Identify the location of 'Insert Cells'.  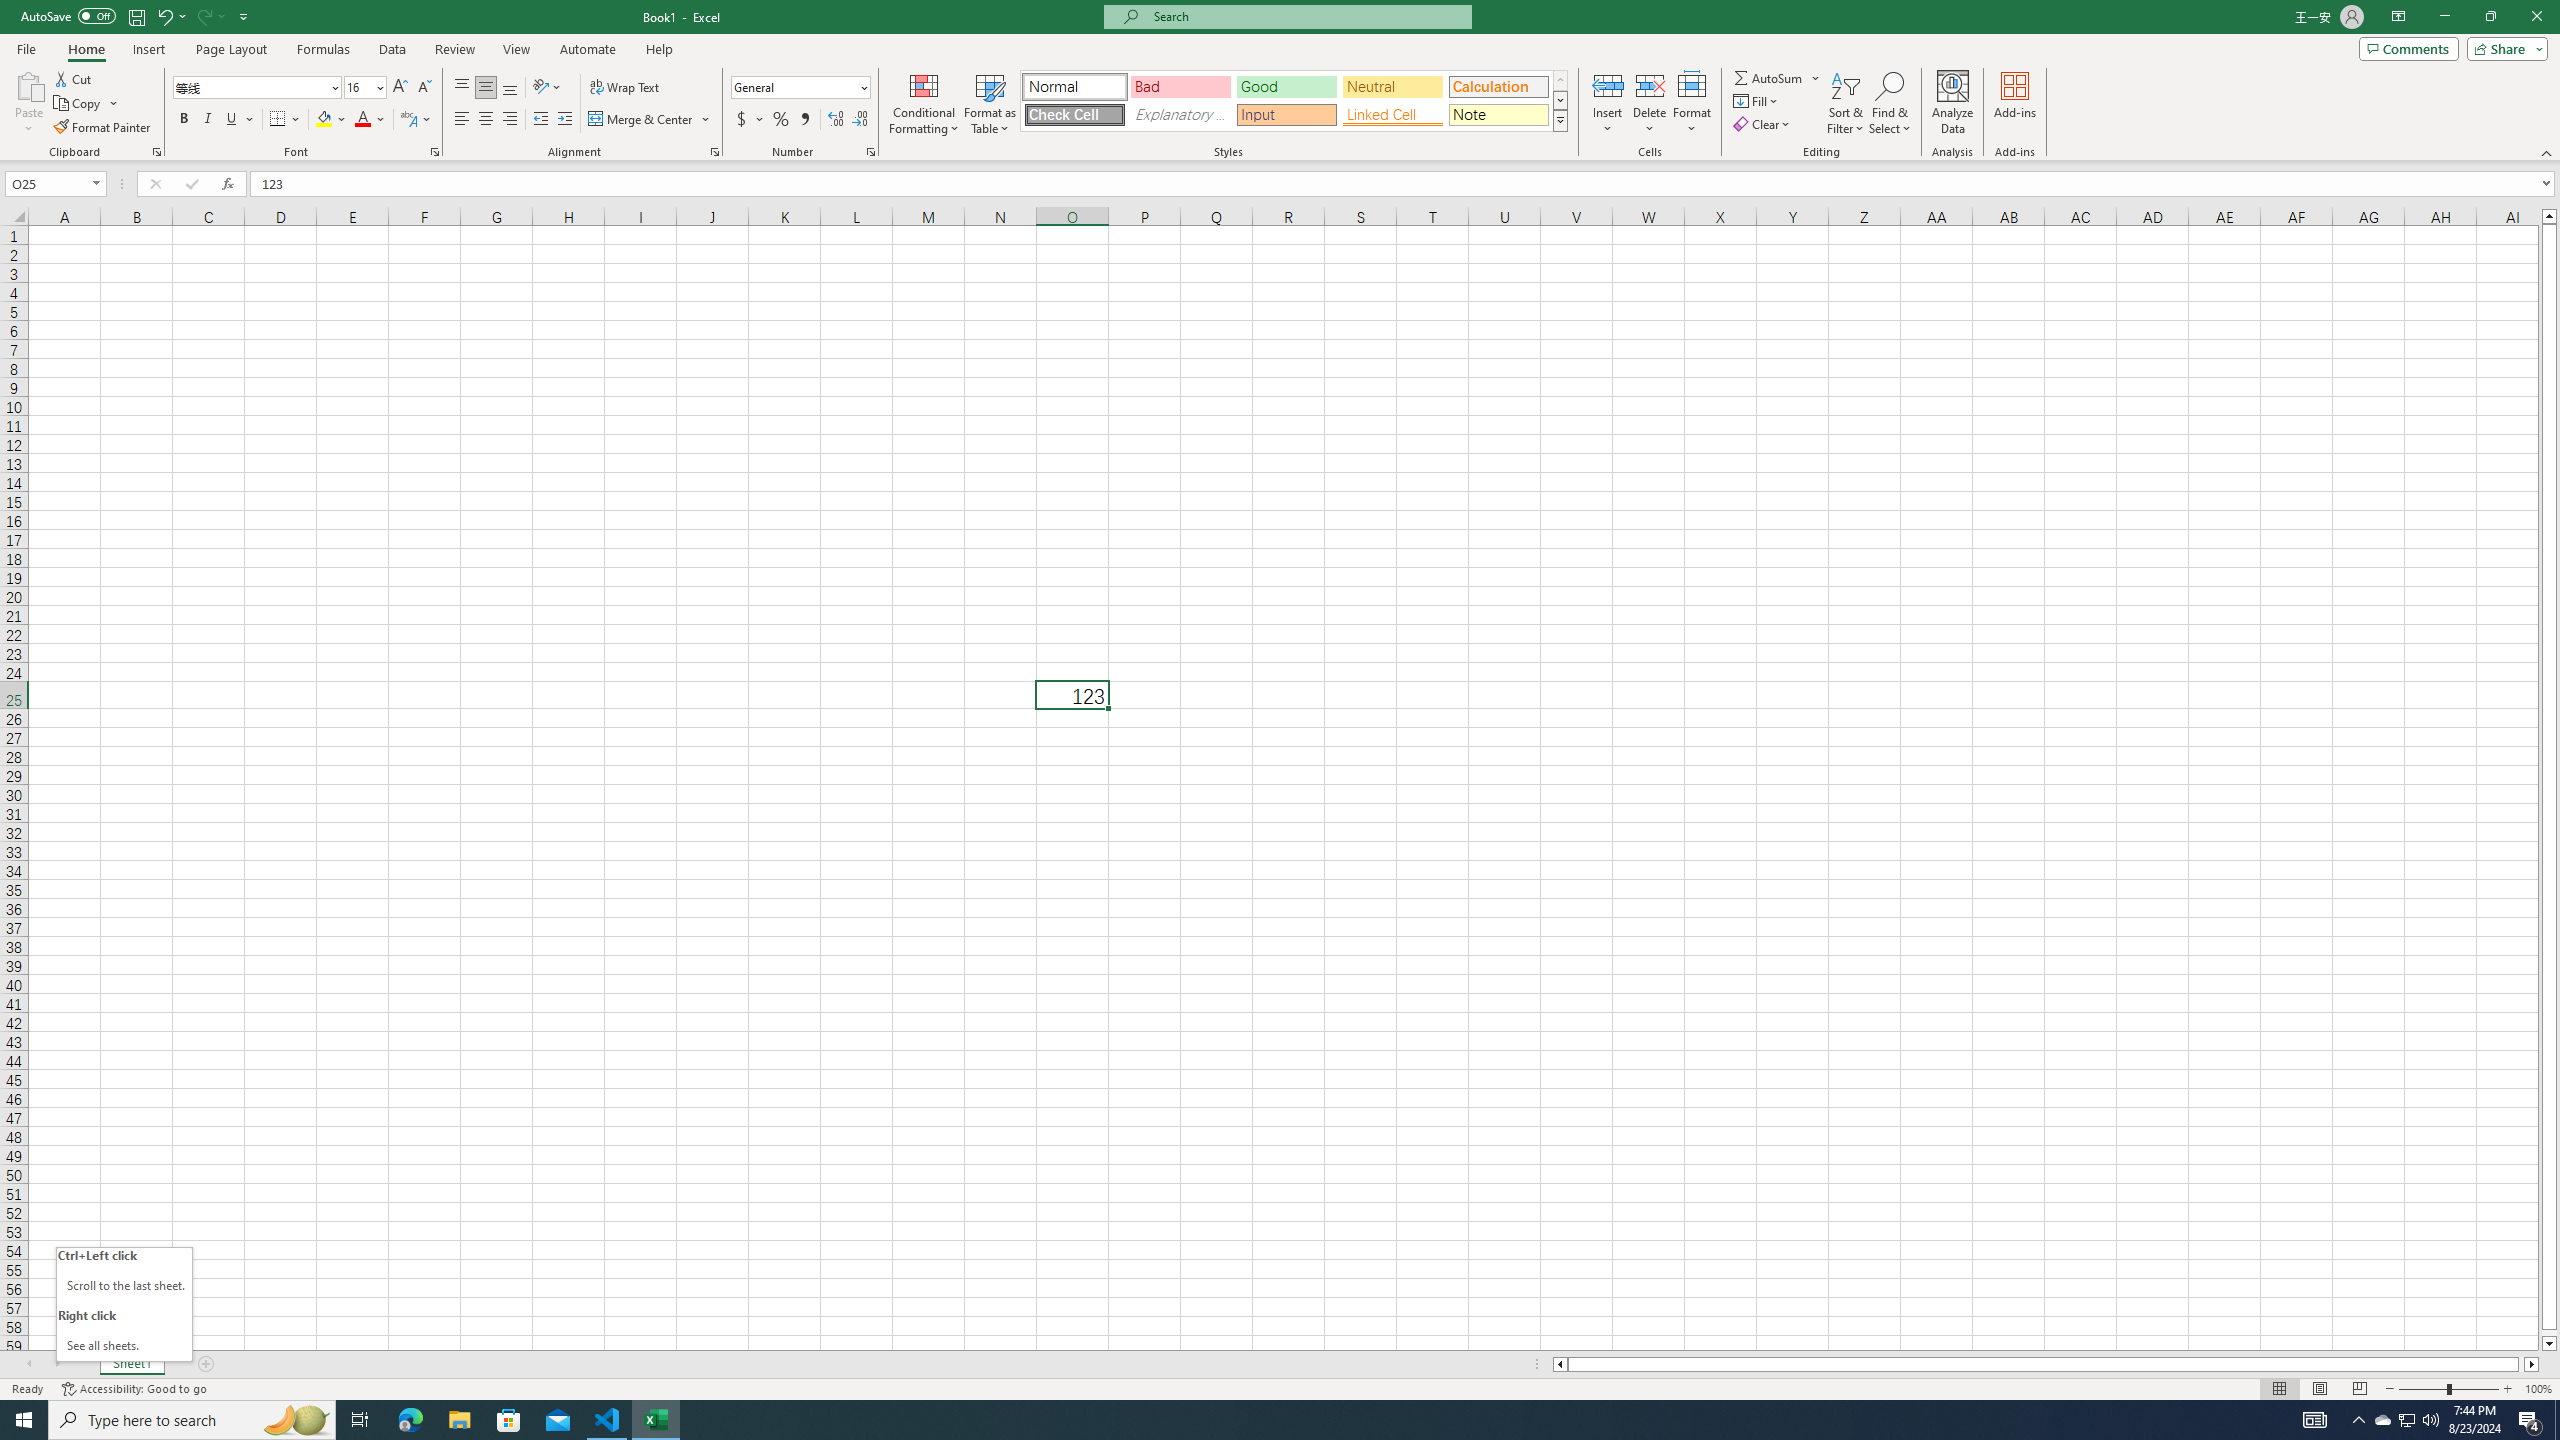
(1606, 84).